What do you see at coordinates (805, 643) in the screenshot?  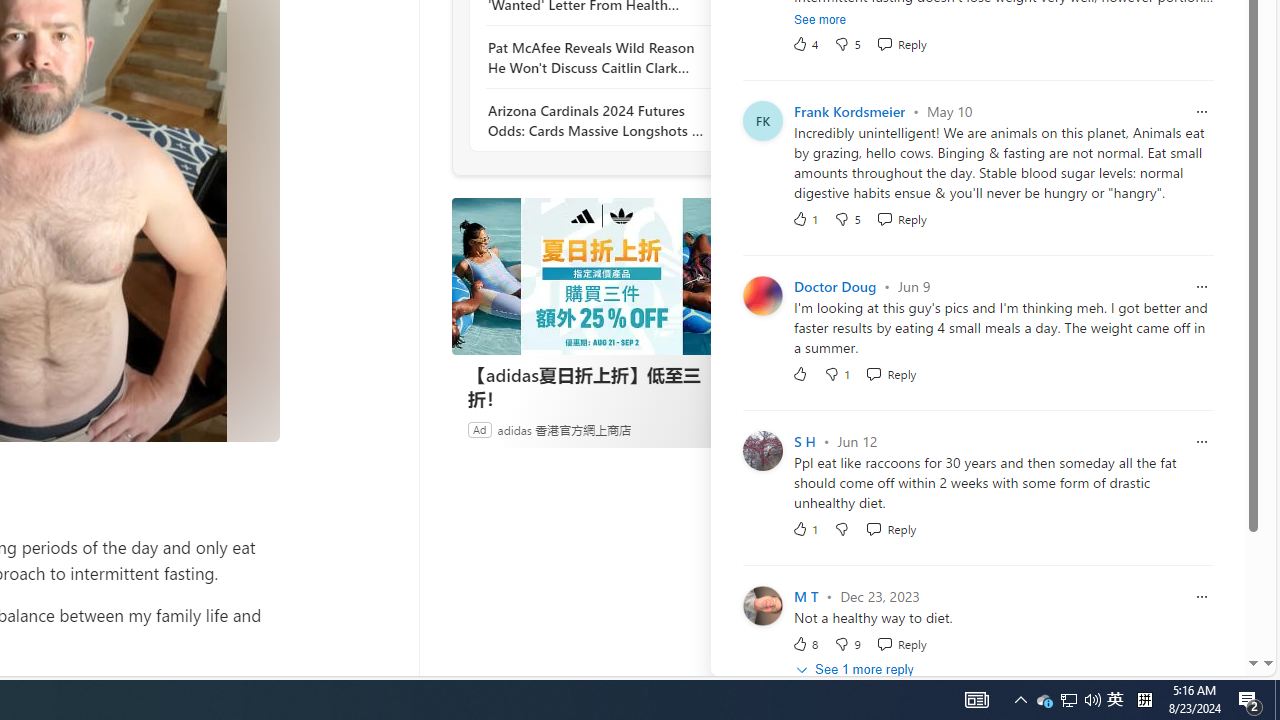 I see `'8 Like'` at bounding box center [805, 643].